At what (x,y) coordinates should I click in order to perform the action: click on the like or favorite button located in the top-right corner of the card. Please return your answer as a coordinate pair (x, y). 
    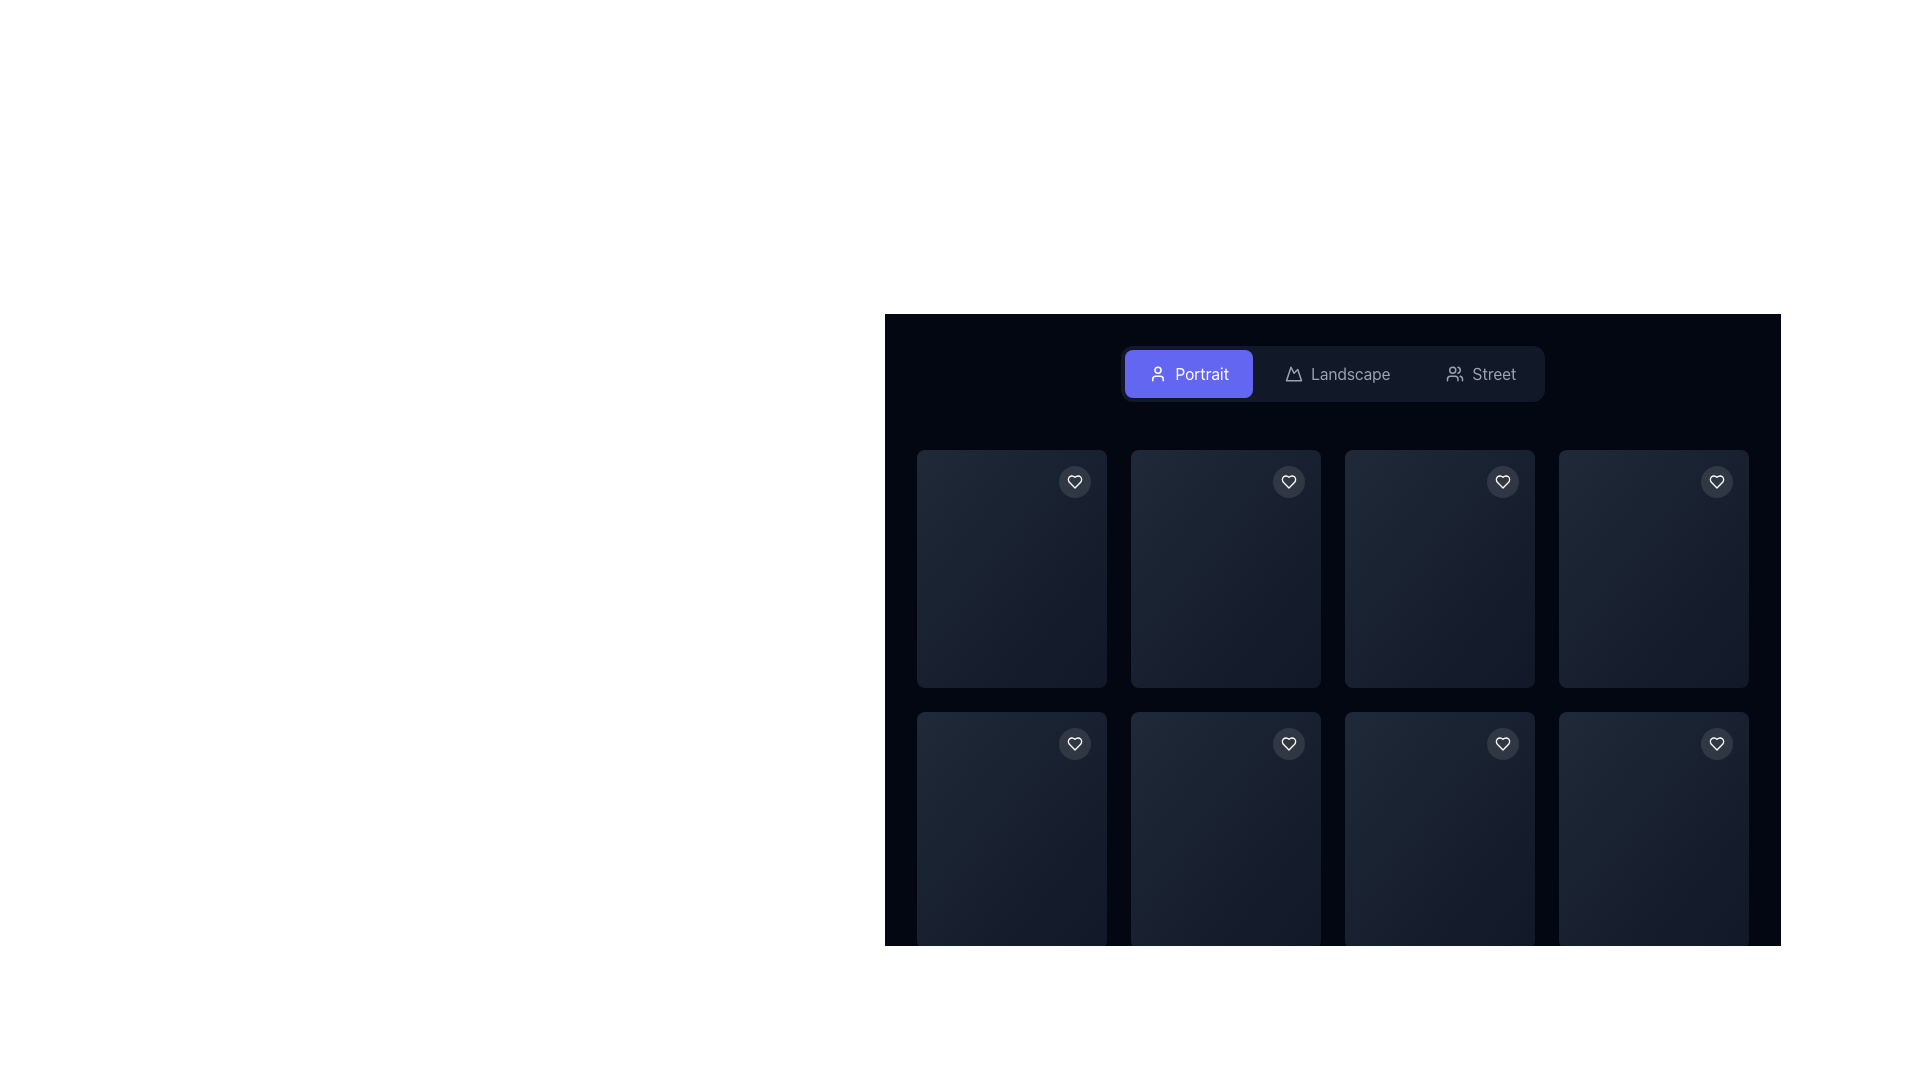
    Looking at the image, I should click on (1716, 482).